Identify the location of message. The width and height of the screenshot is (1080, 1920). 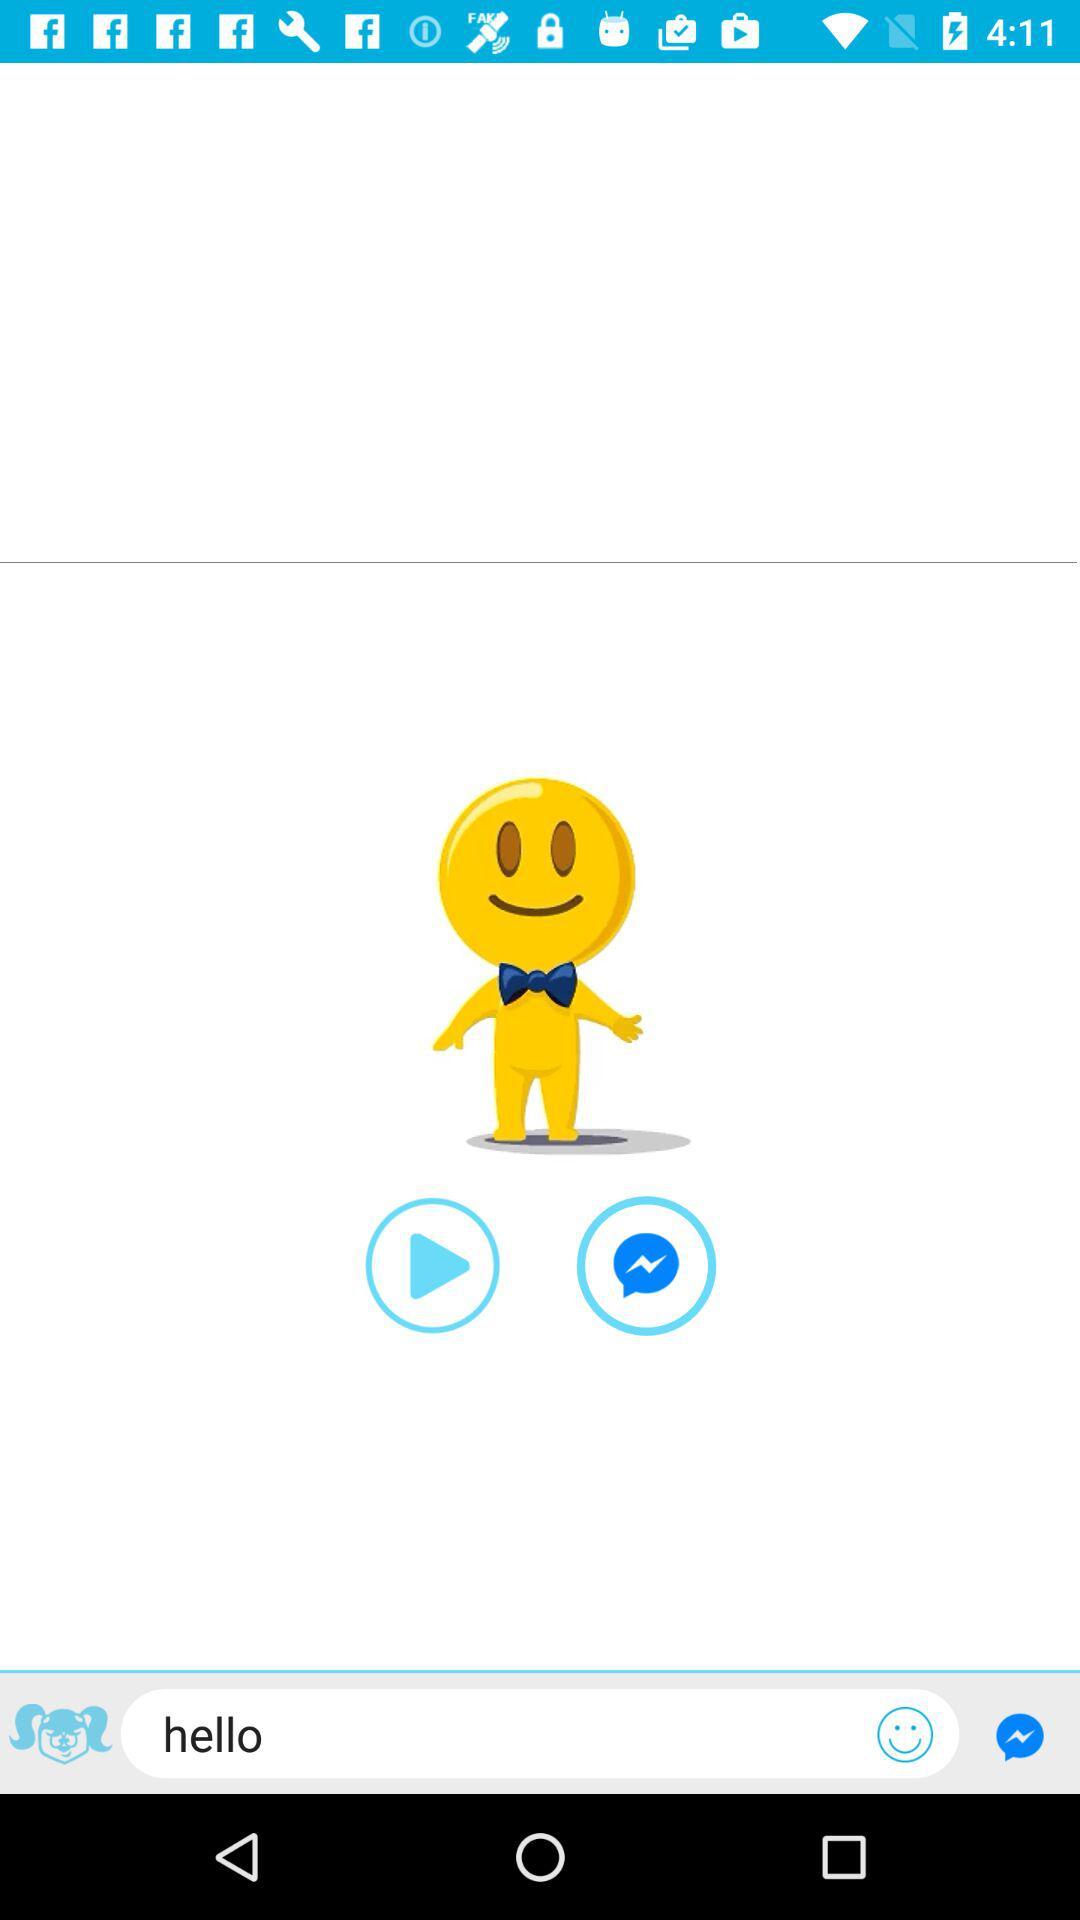
(1019, 1735).